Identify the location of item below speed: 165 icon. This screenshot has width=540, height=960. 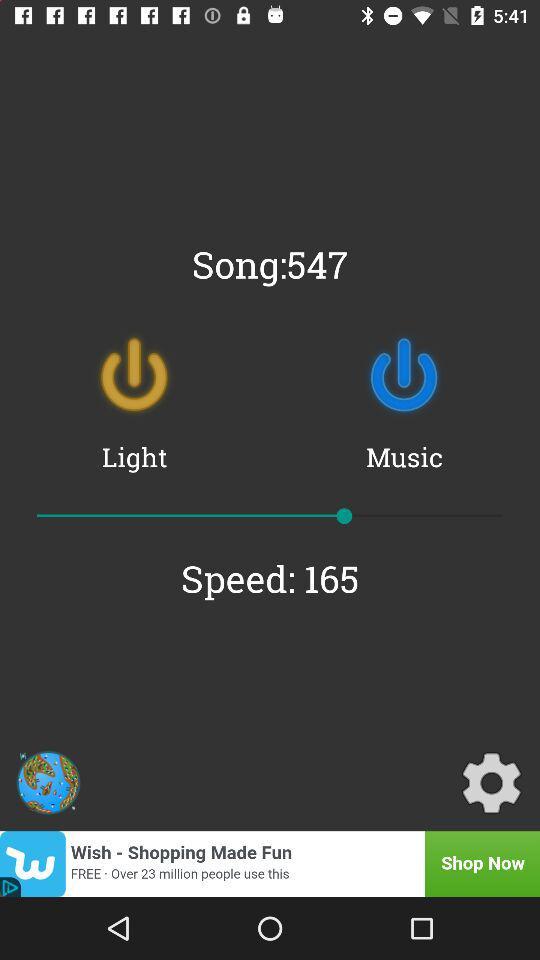
(48, 782).